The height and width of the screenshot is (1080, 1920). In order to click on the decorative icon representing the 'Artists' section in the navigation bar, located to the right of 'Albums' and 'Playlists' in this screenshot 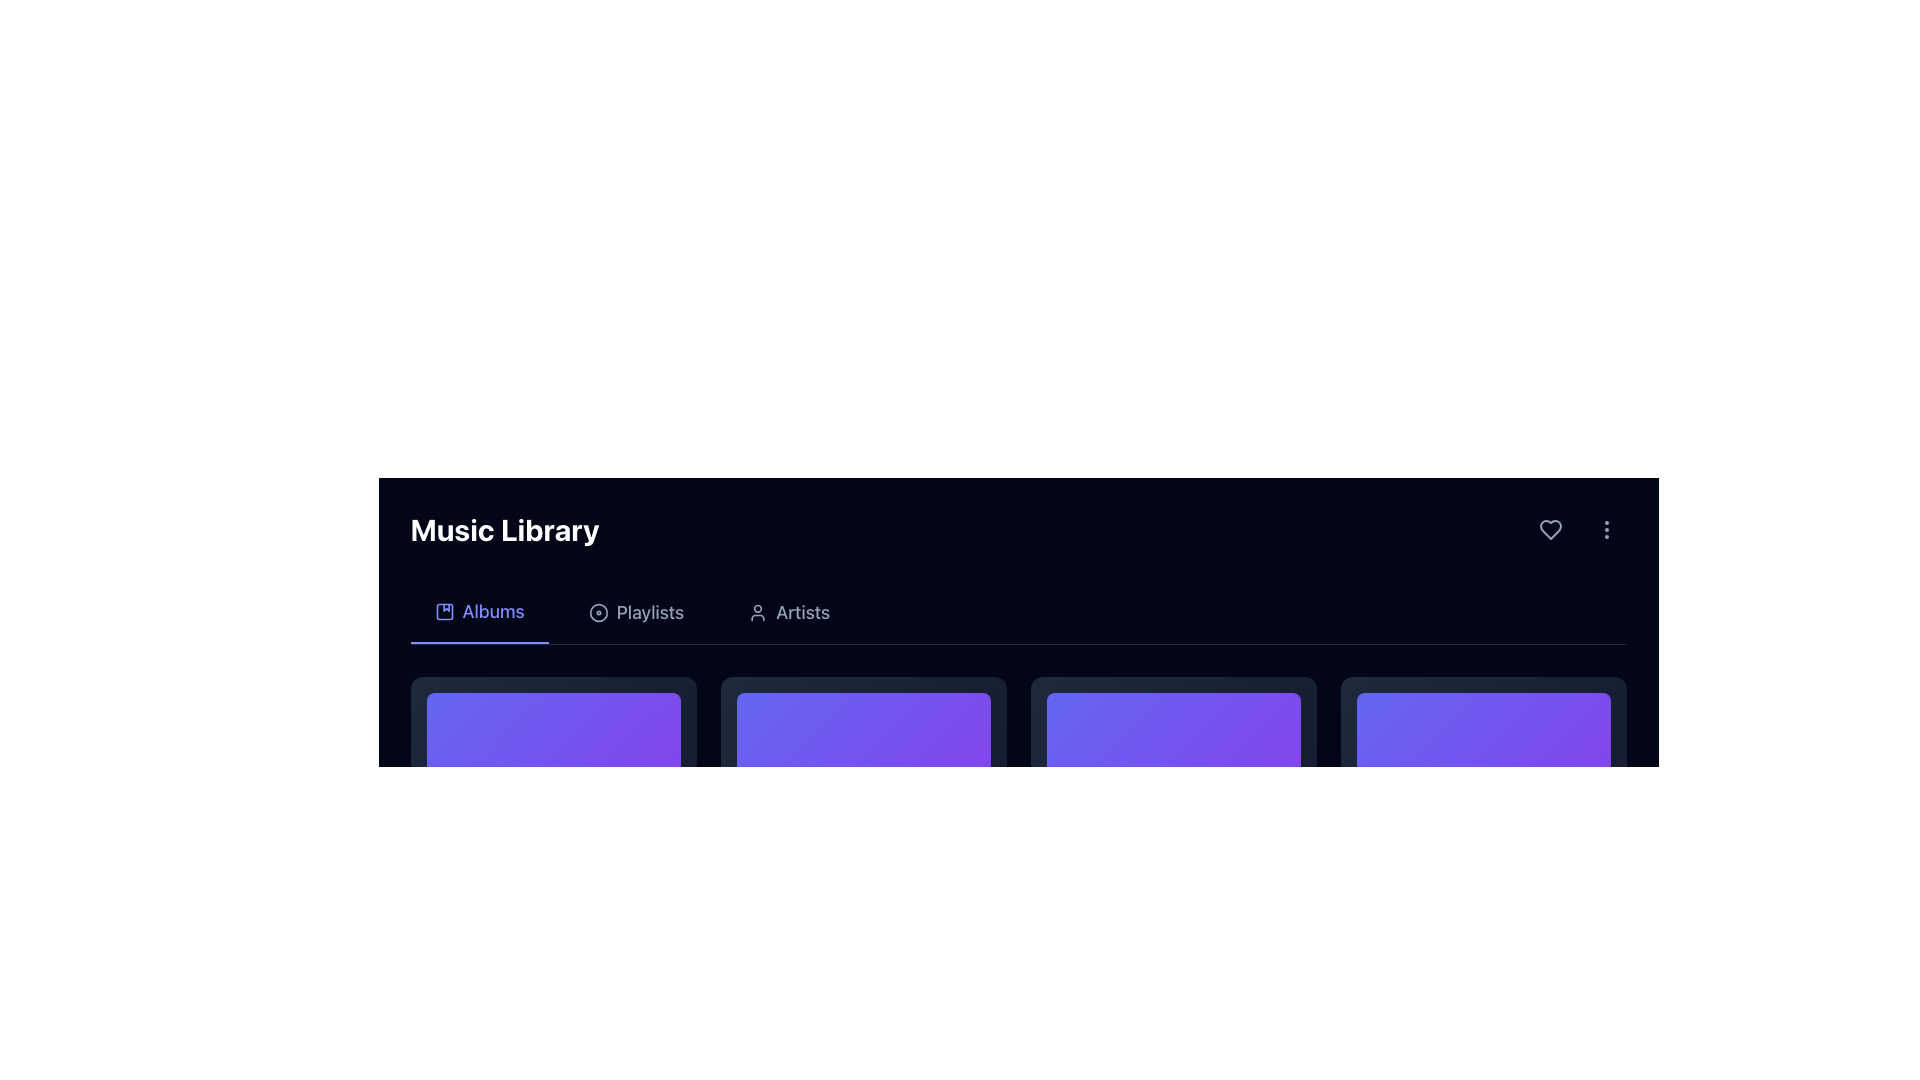, I will do `click(757, 612)`.